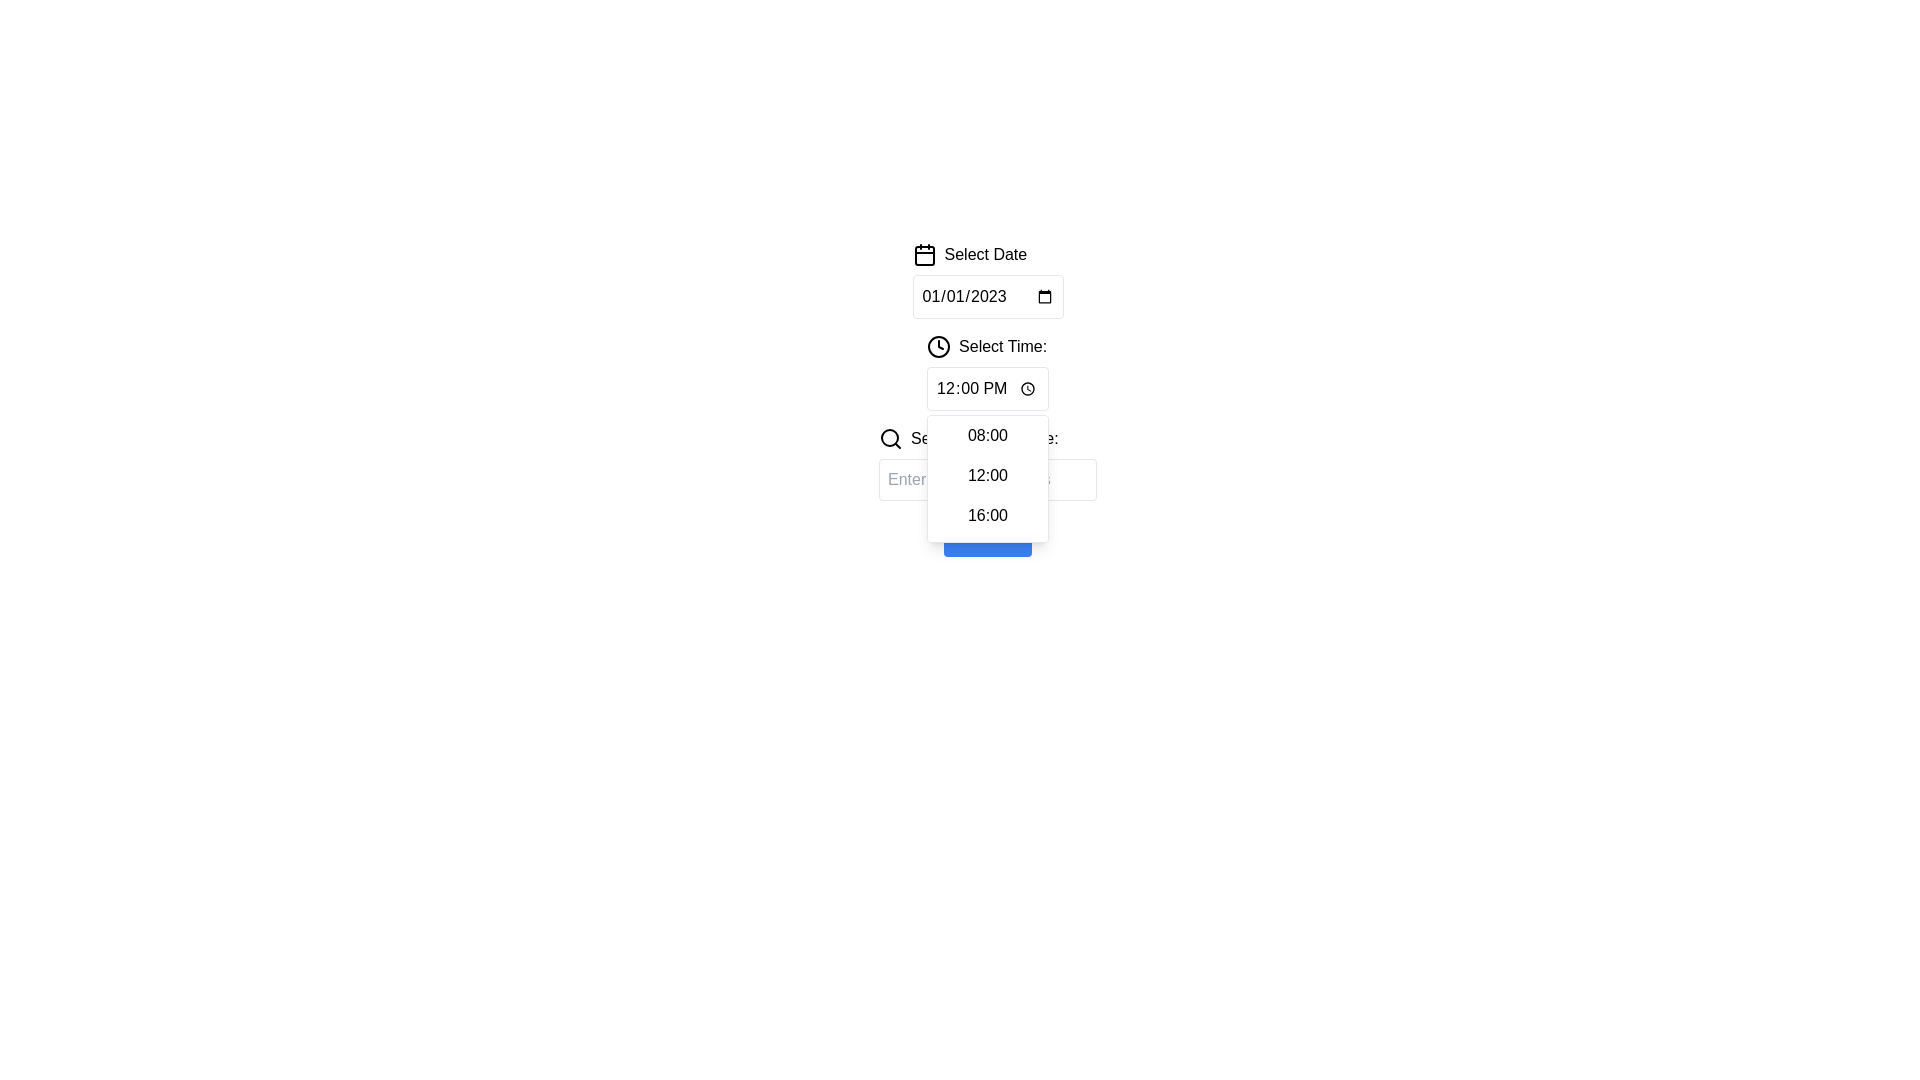 The image size is (1920, 1080). Describe the element at coordinates (988, 373) in the screenshot. I see `the Dropdown menu located beneath the 'Select Date' field` at that location.